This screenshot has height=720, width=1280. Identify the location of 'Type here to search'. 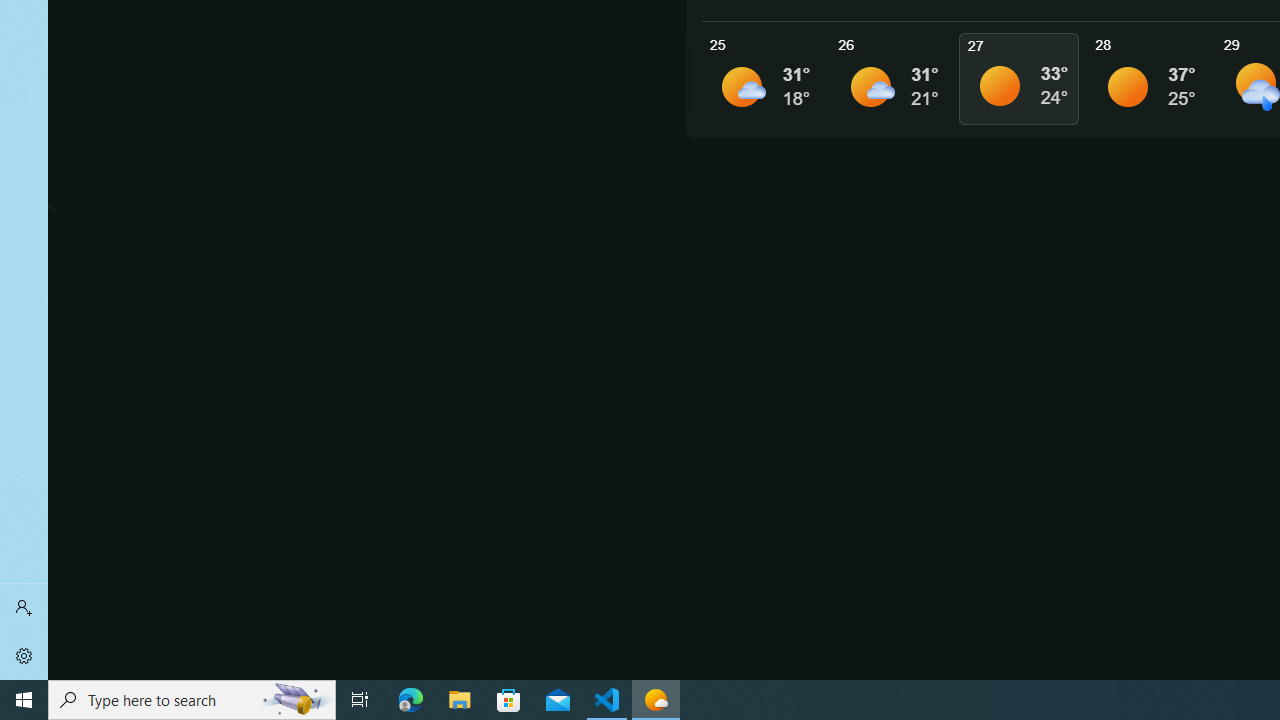
(192, 698).